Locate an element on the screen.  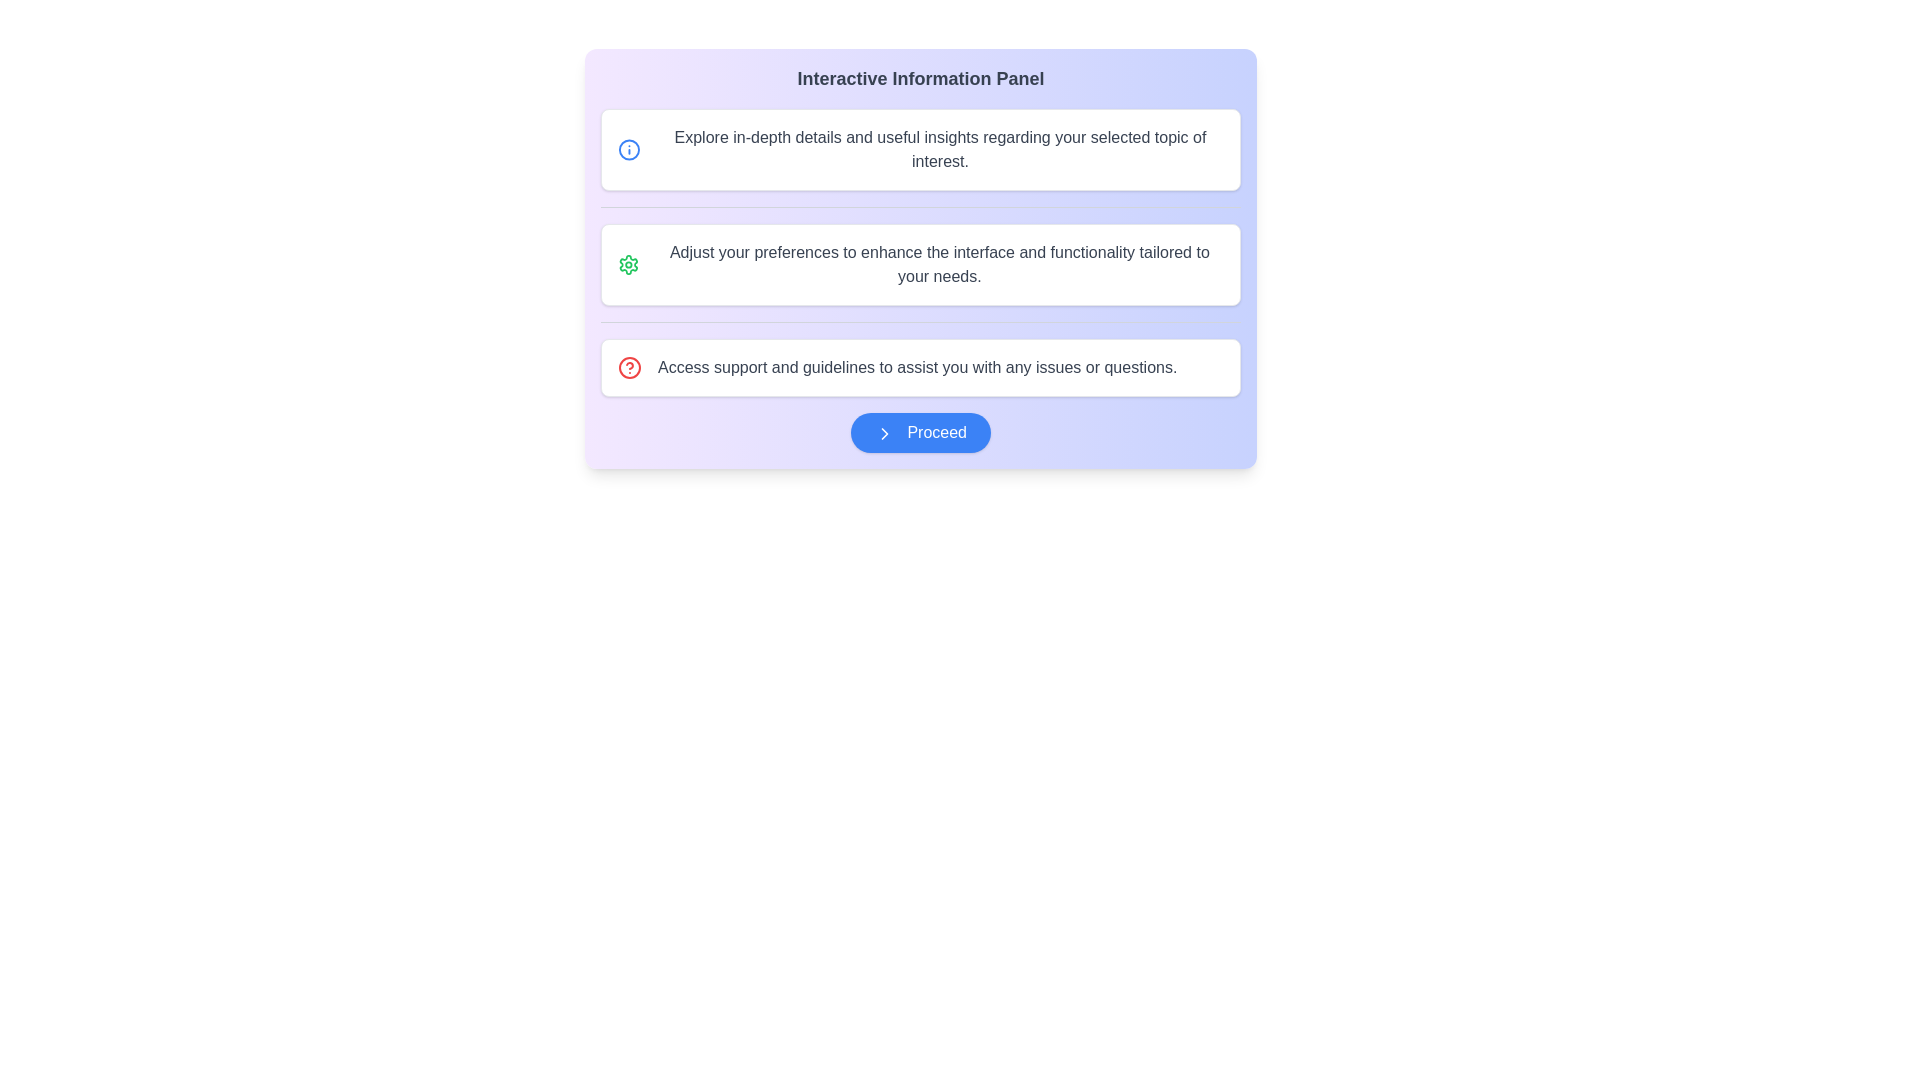
descriptive text in the informational box located below the 'Explore in-depth details and useful insights' box and above the 'Access support and guidelines to assist you' box is located at coordinates (920, 264).